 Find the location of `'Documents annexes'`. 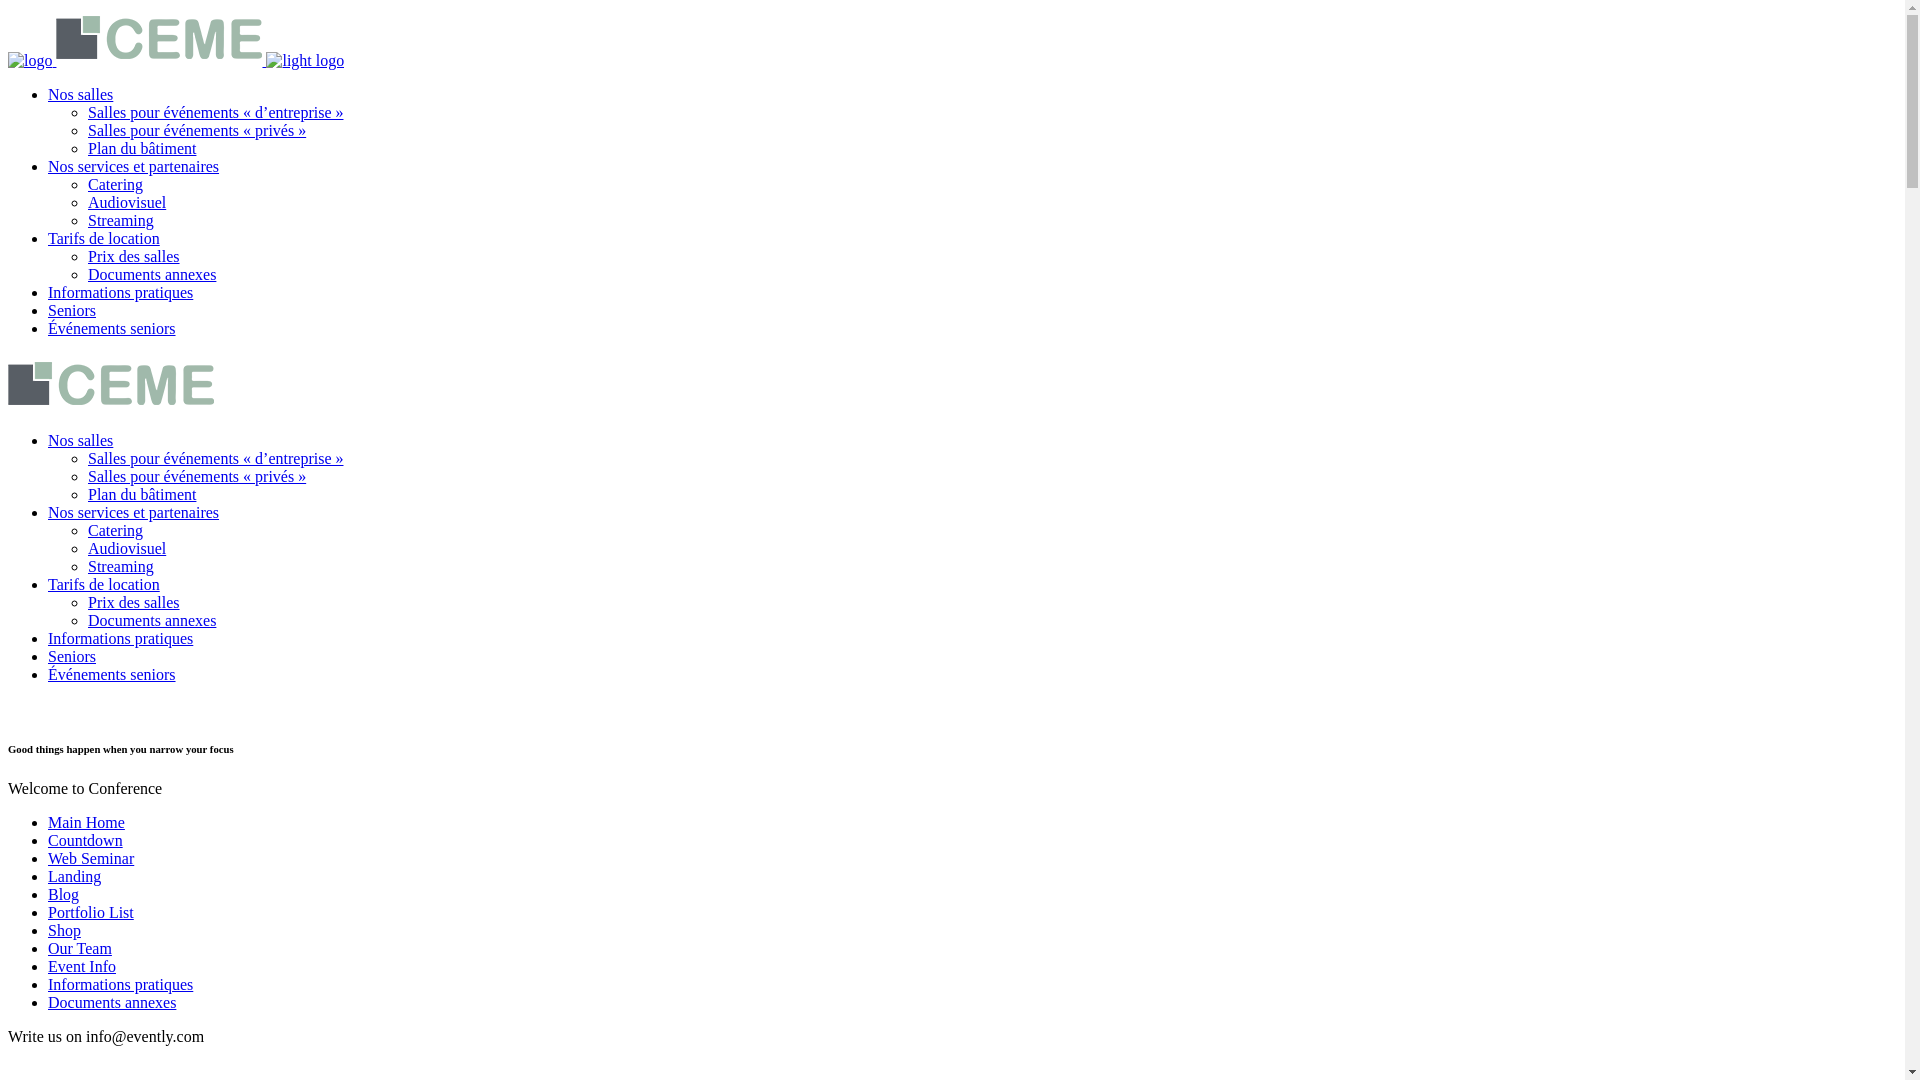

'Documents annexes' is located at coordinates (151, 274).